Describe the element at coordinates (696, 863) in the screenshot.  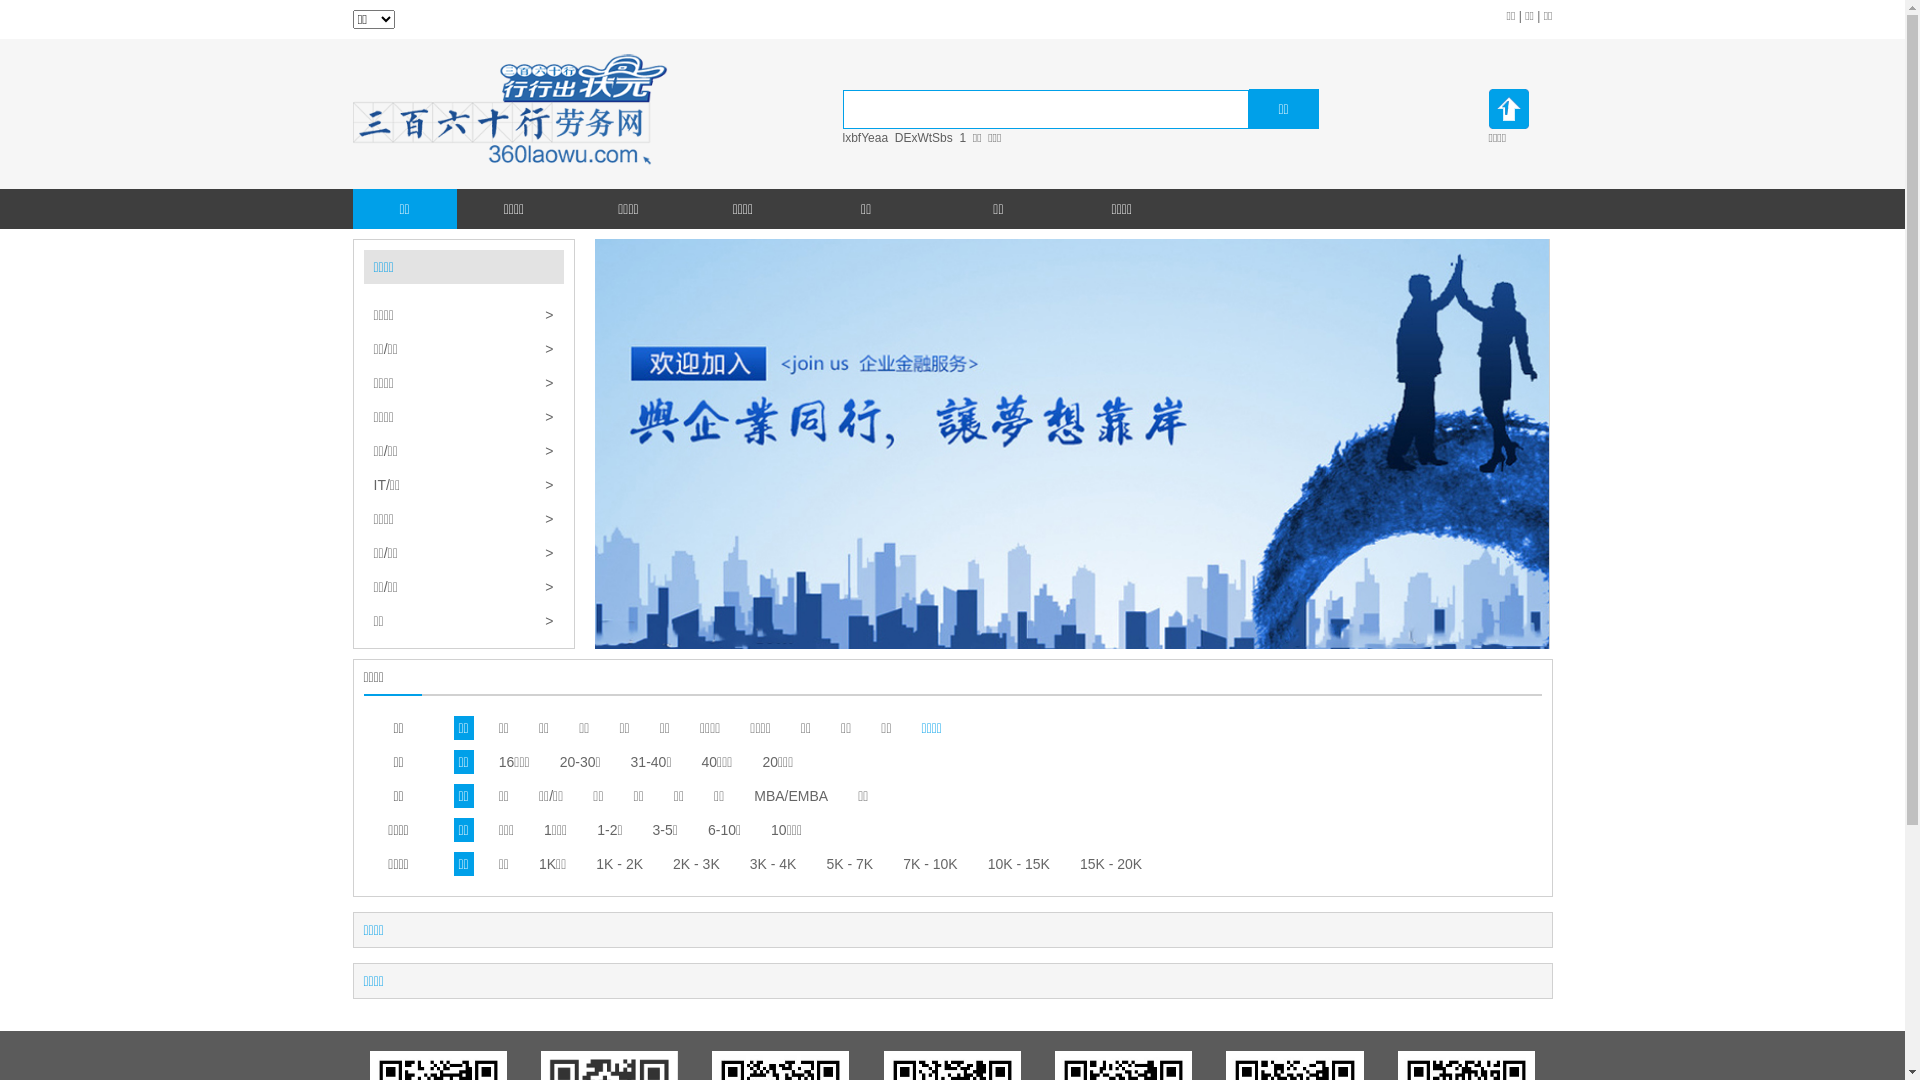
I see `'2K - 3K'` at that location.